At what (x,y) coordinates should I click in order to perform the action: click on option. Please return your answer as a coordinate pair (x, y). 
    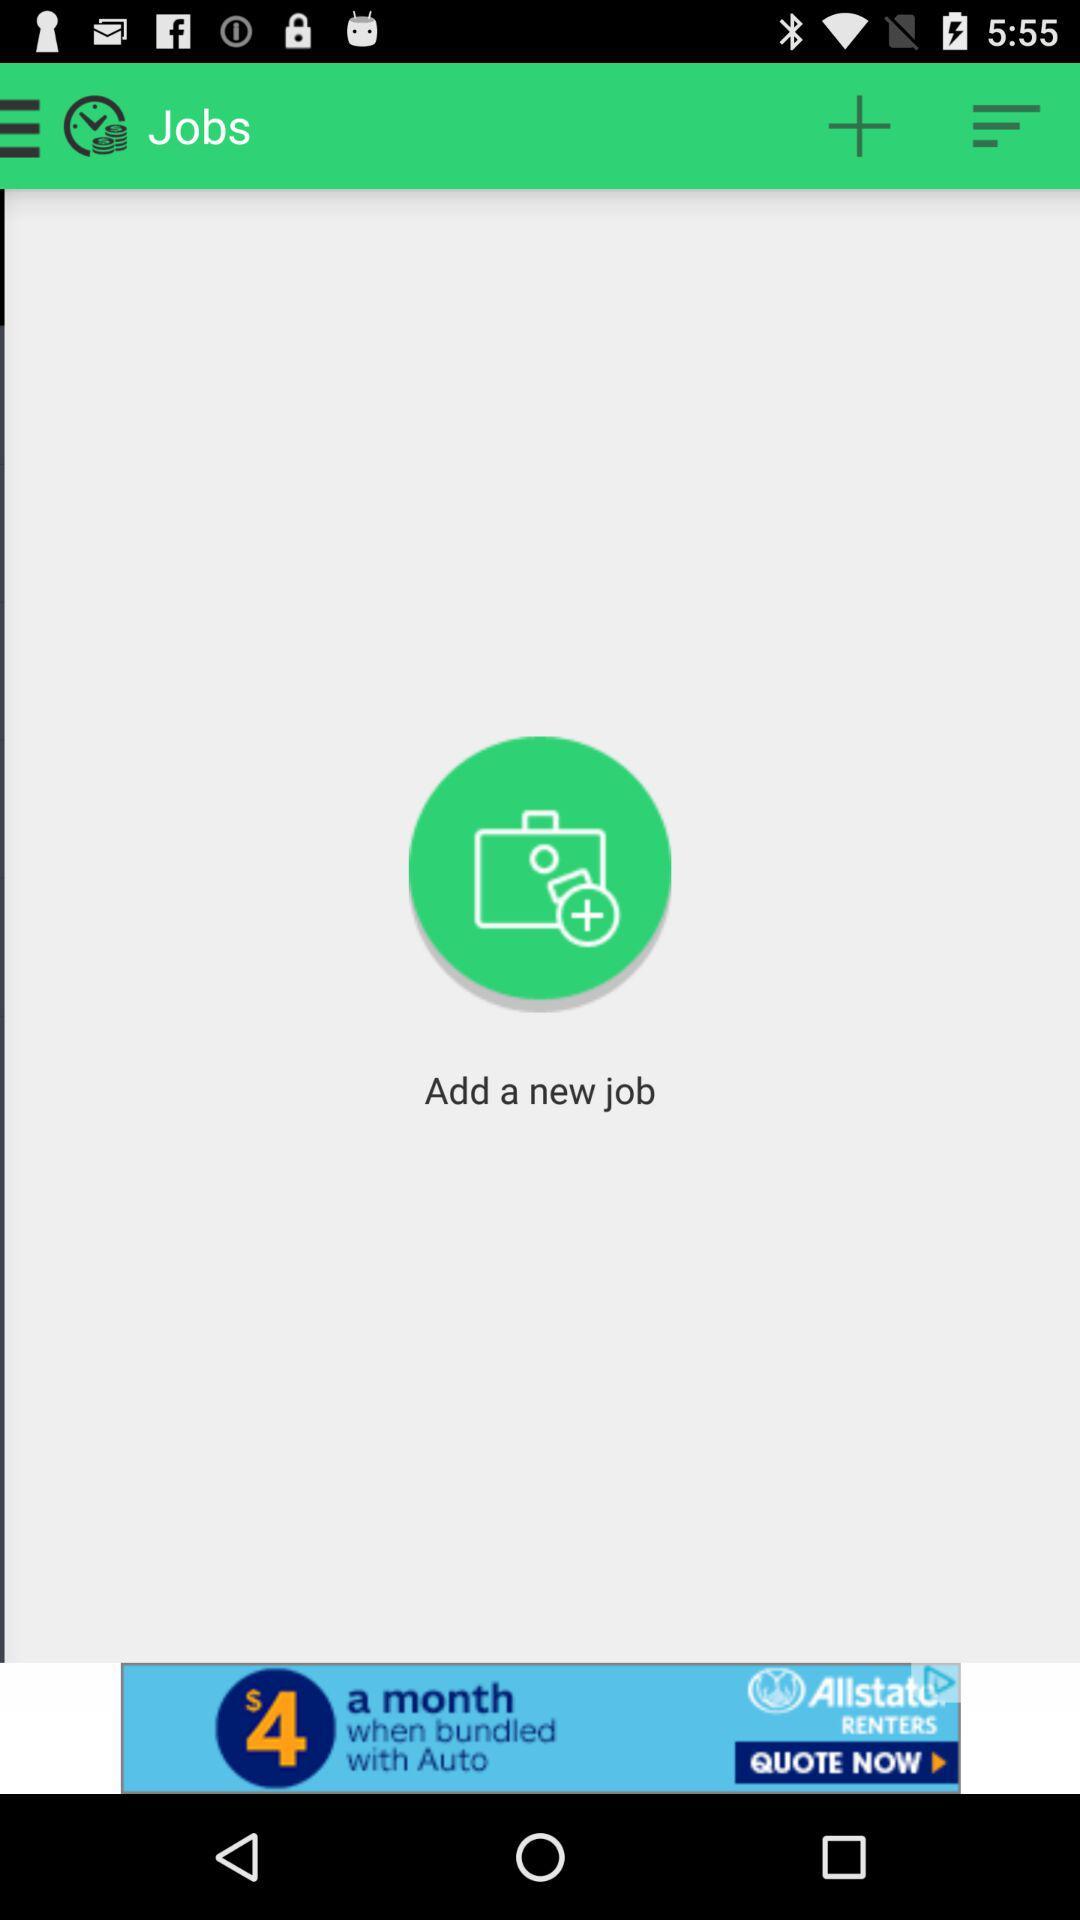
    Looking at the image, I should click on (1006, 124).